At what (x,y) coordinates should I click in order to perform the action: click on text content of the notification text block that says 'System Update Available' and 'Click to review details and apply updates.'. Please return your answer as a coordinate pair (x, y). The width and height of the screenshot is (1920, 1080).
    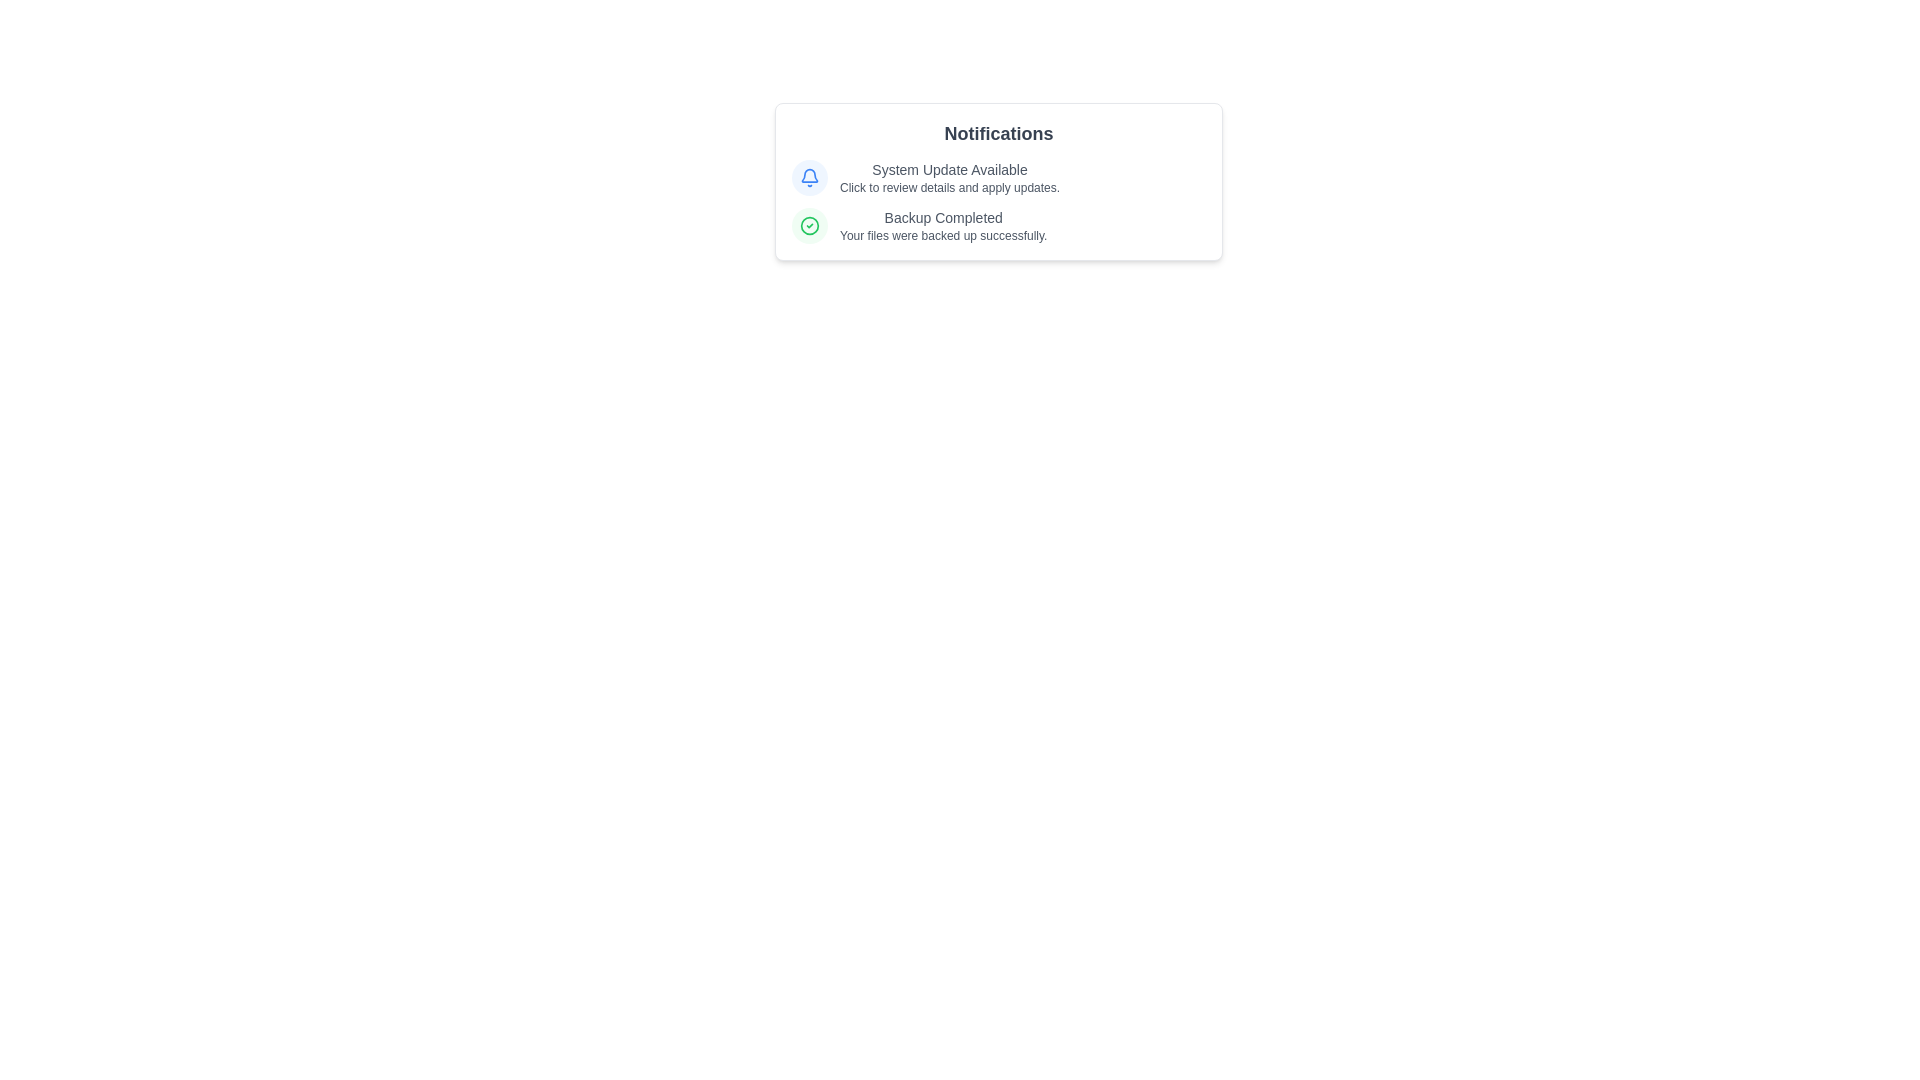
    Looking at the image, I should click on (949, 176).